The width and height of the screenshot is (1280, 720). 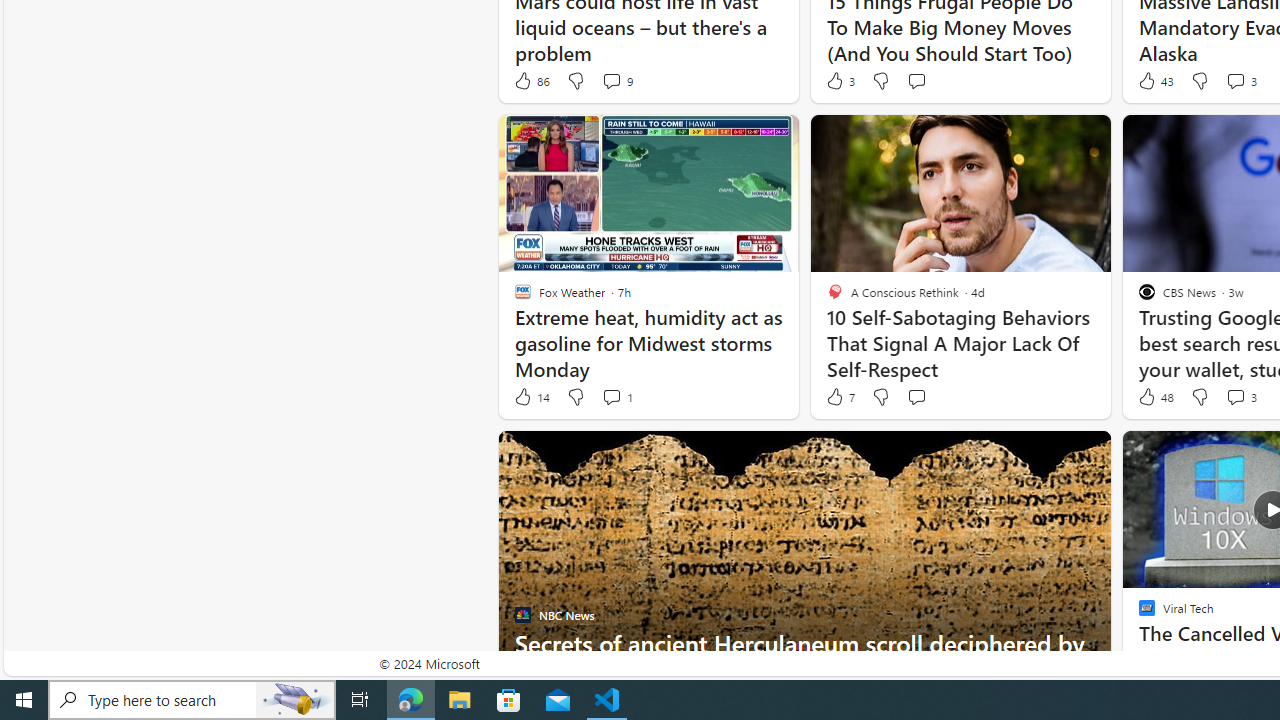 What do you see at coordinates (1049, 455) in the screenshot?
I see `'Hide this story'` at bounding box center [1049, 455].